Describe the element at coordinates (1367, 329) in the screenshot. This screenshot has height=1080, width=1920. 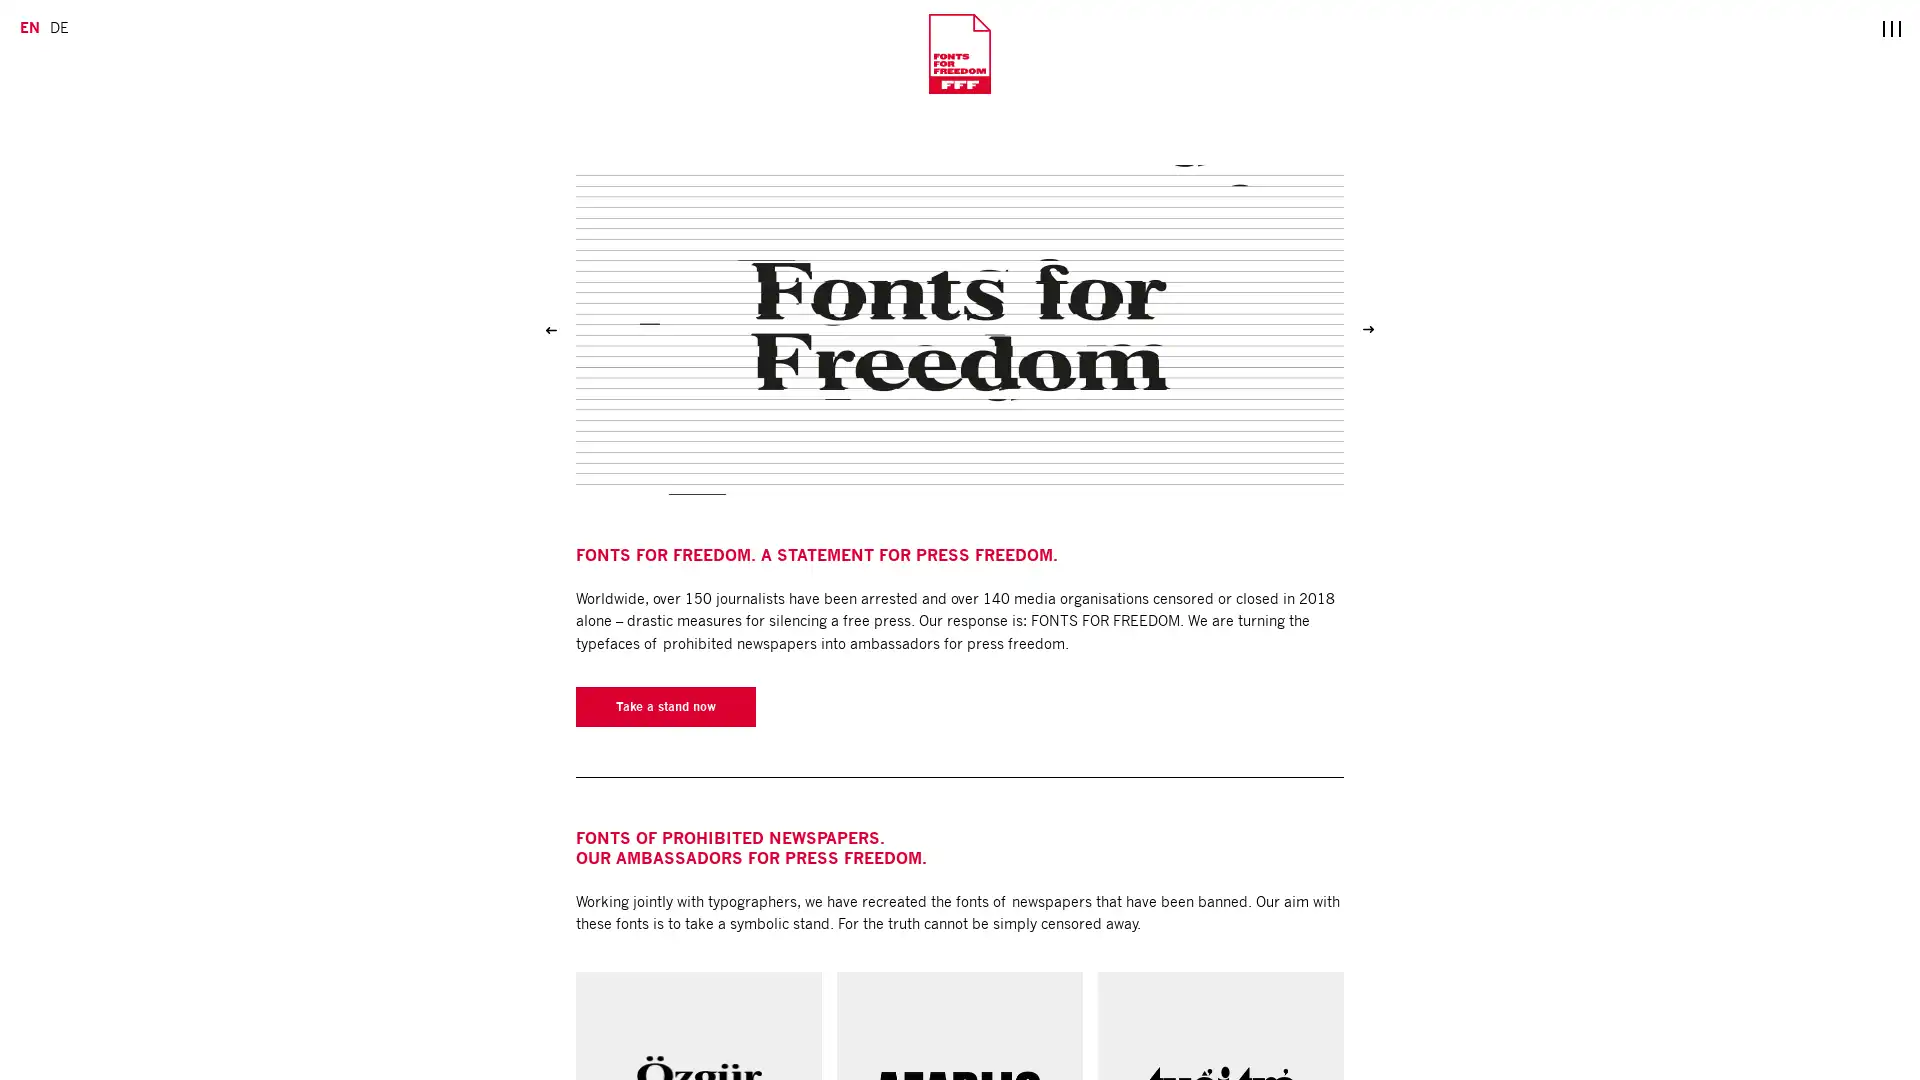
I see `Next slide` at that location.